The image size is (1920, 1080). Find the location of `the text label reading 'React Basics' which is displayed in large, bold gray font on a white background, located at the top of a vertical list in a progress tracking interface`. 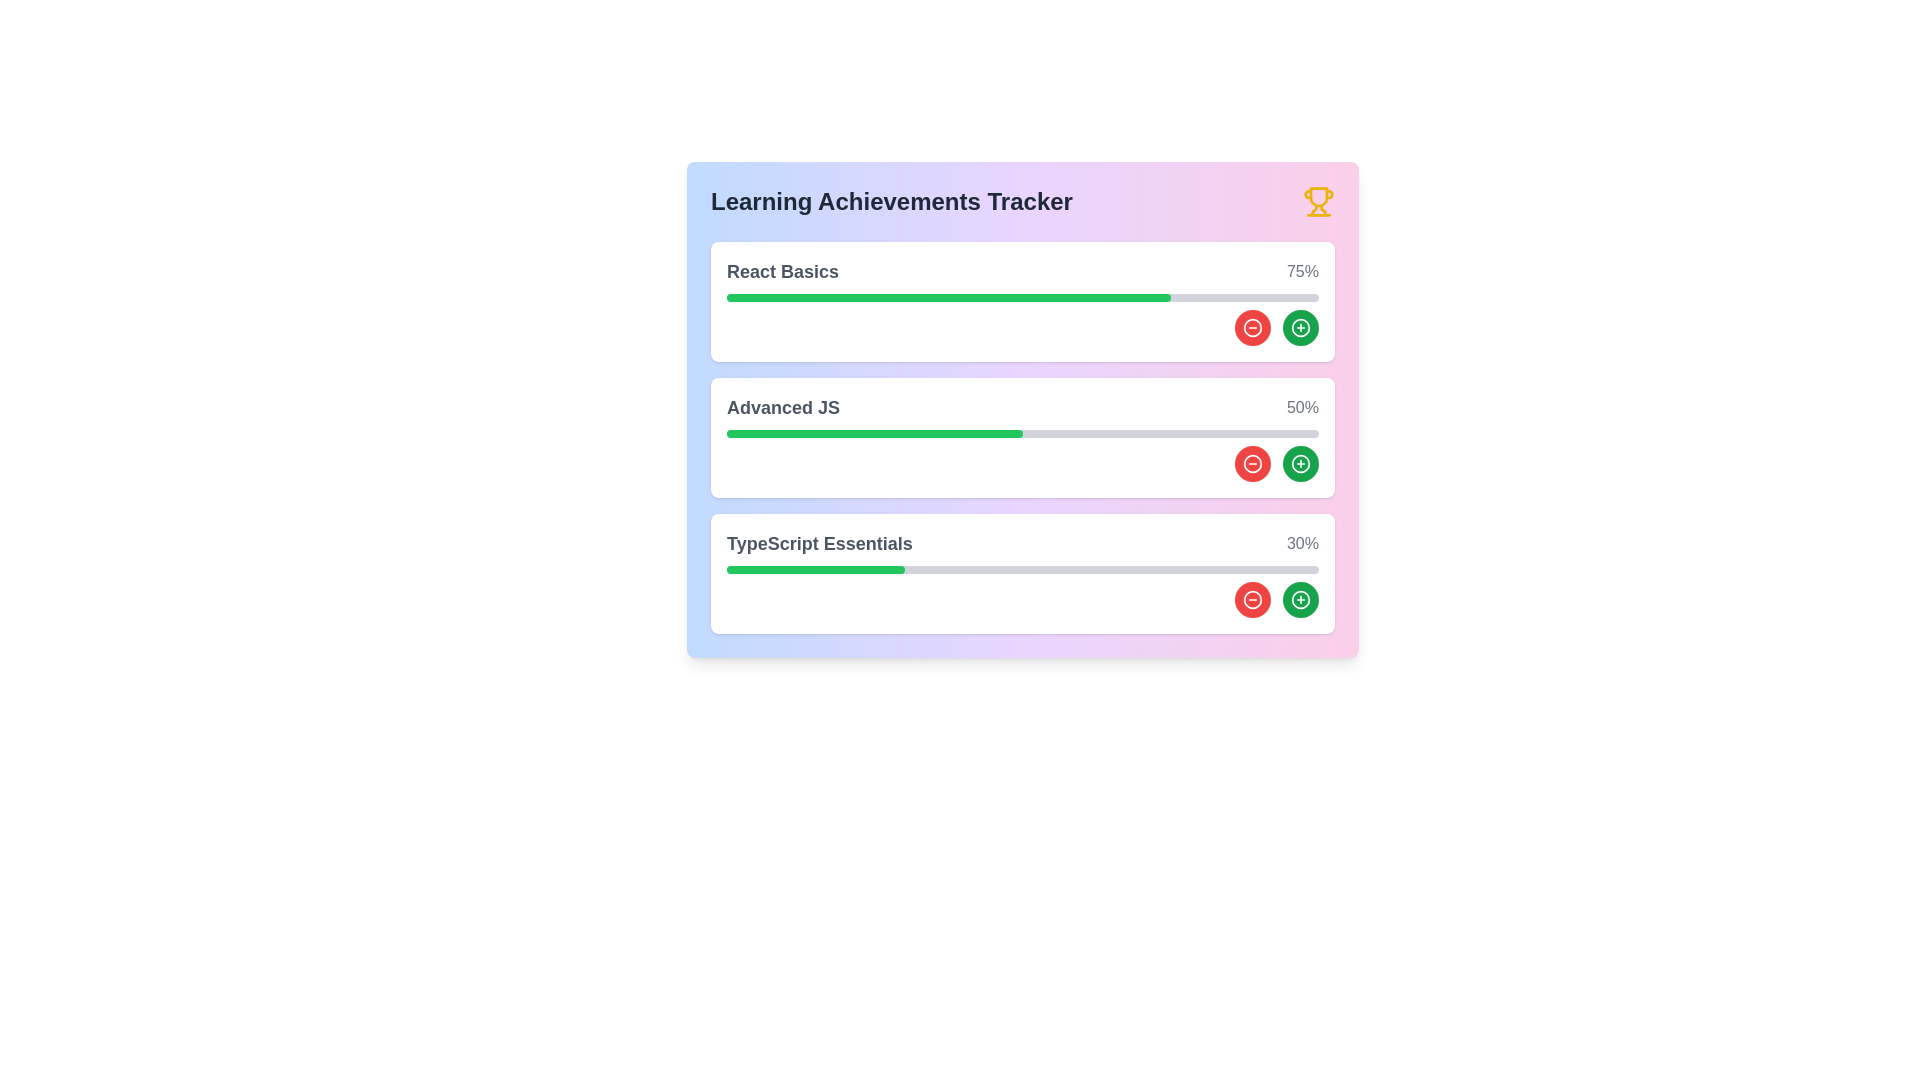

the text label reading 'React Basics' which is displayed in large, bold gray font on a white background, located at the top of a vertical list in a progress tracking interface is located at coordinates (781, 272).